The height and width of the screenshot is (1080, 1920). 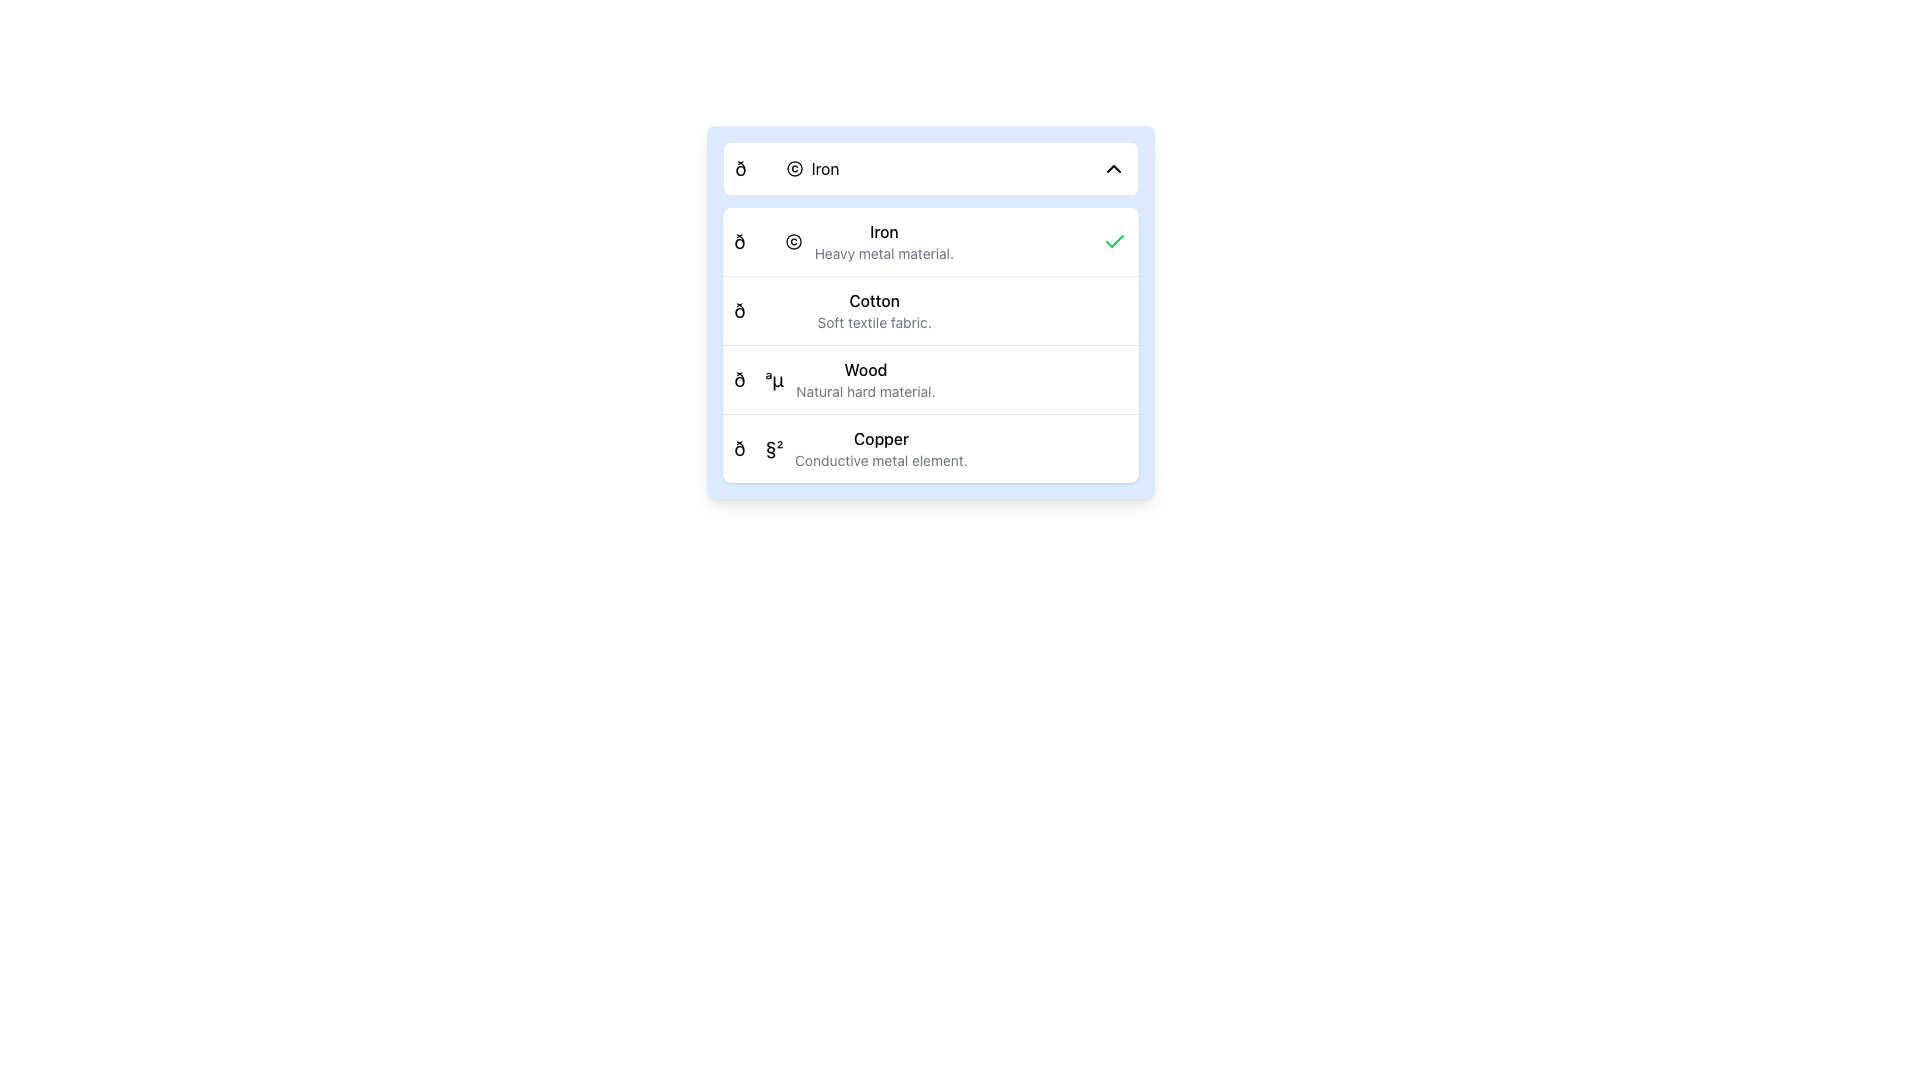 I want to click on the first list item in the dropdown menu labeled 'Iron', which features a circular icon and a bold typeface, so click(x=786, y=168).